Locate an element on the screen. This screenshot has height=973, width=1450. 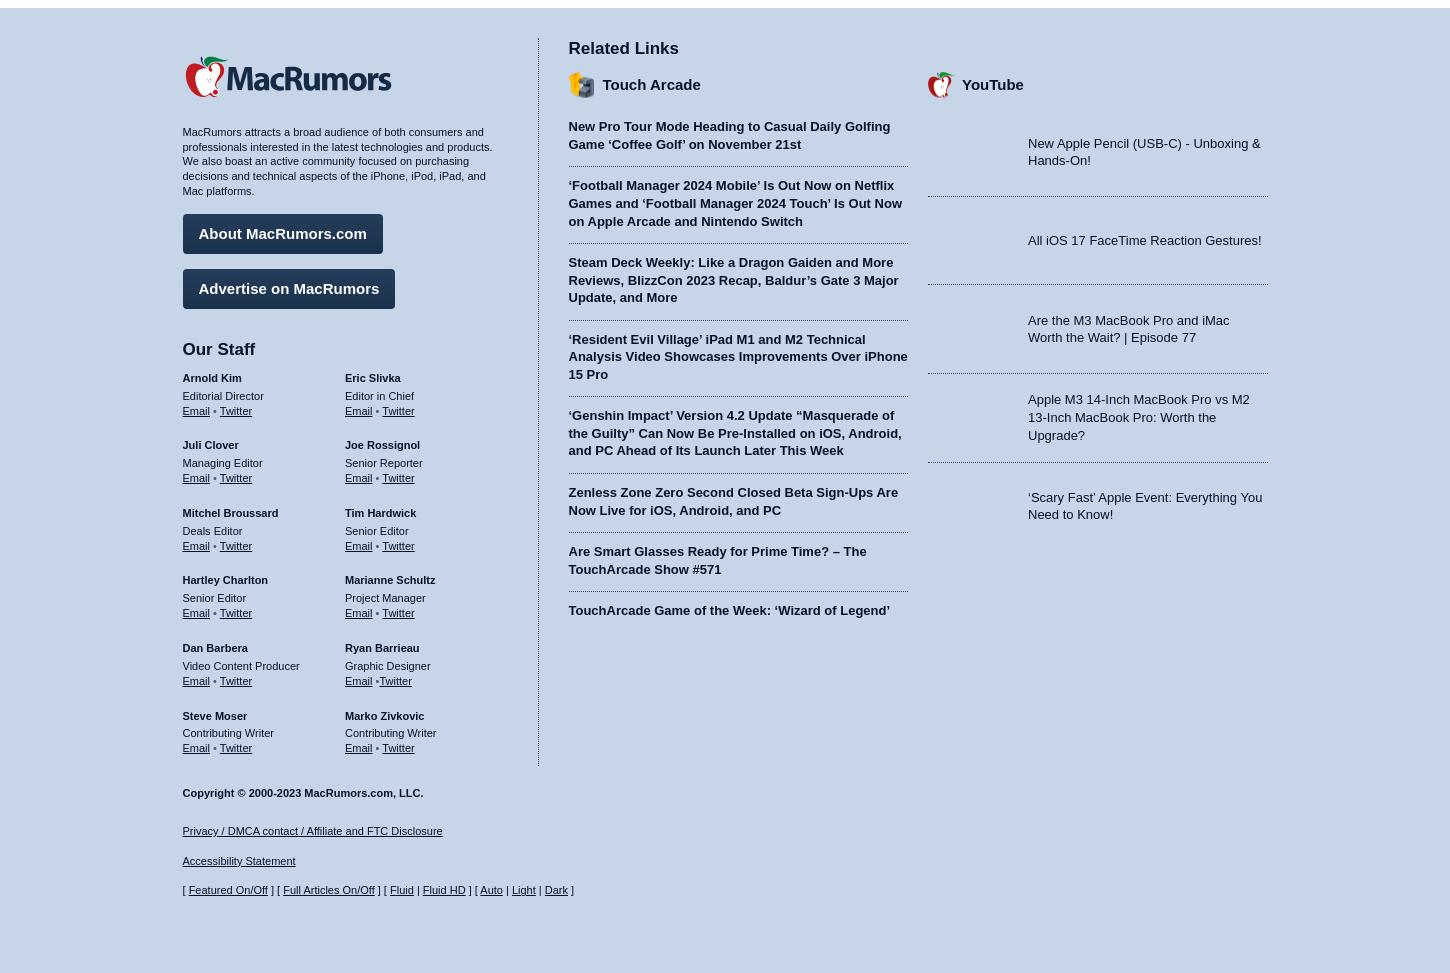
'Featured On/Off' is located at coordinates (187, 890).